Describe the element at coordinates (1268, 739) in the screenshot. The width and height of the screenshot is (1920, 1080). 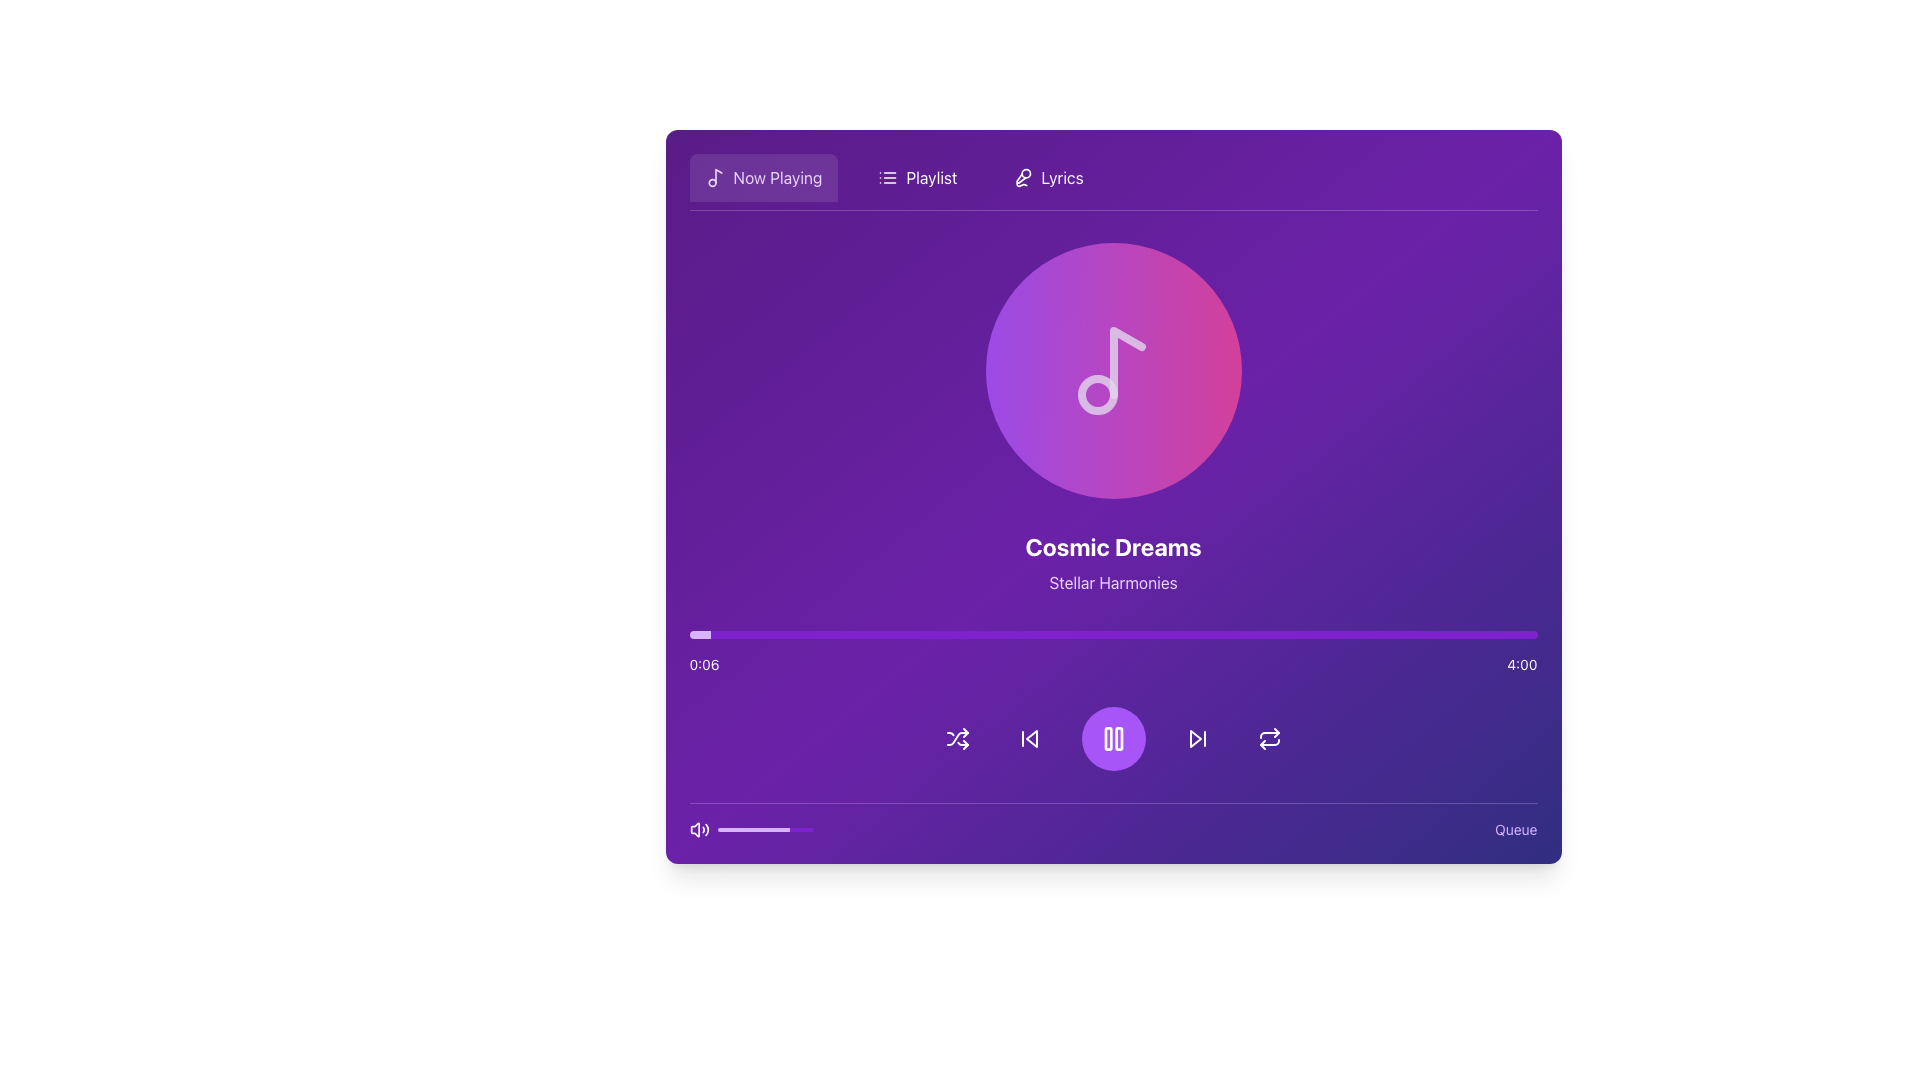
I see `the circular 'repeat' button on the control bar at the bottom right` at that location.